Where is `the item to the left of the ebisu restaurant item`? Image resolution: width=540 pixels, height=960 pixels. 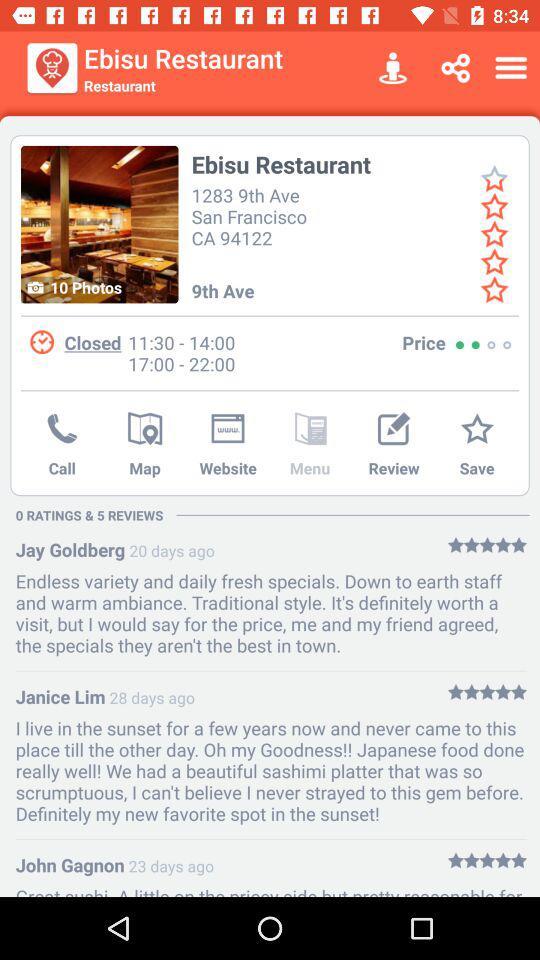
the item to the left of the ebisu restaurant item is located at coordinates (52, 68).